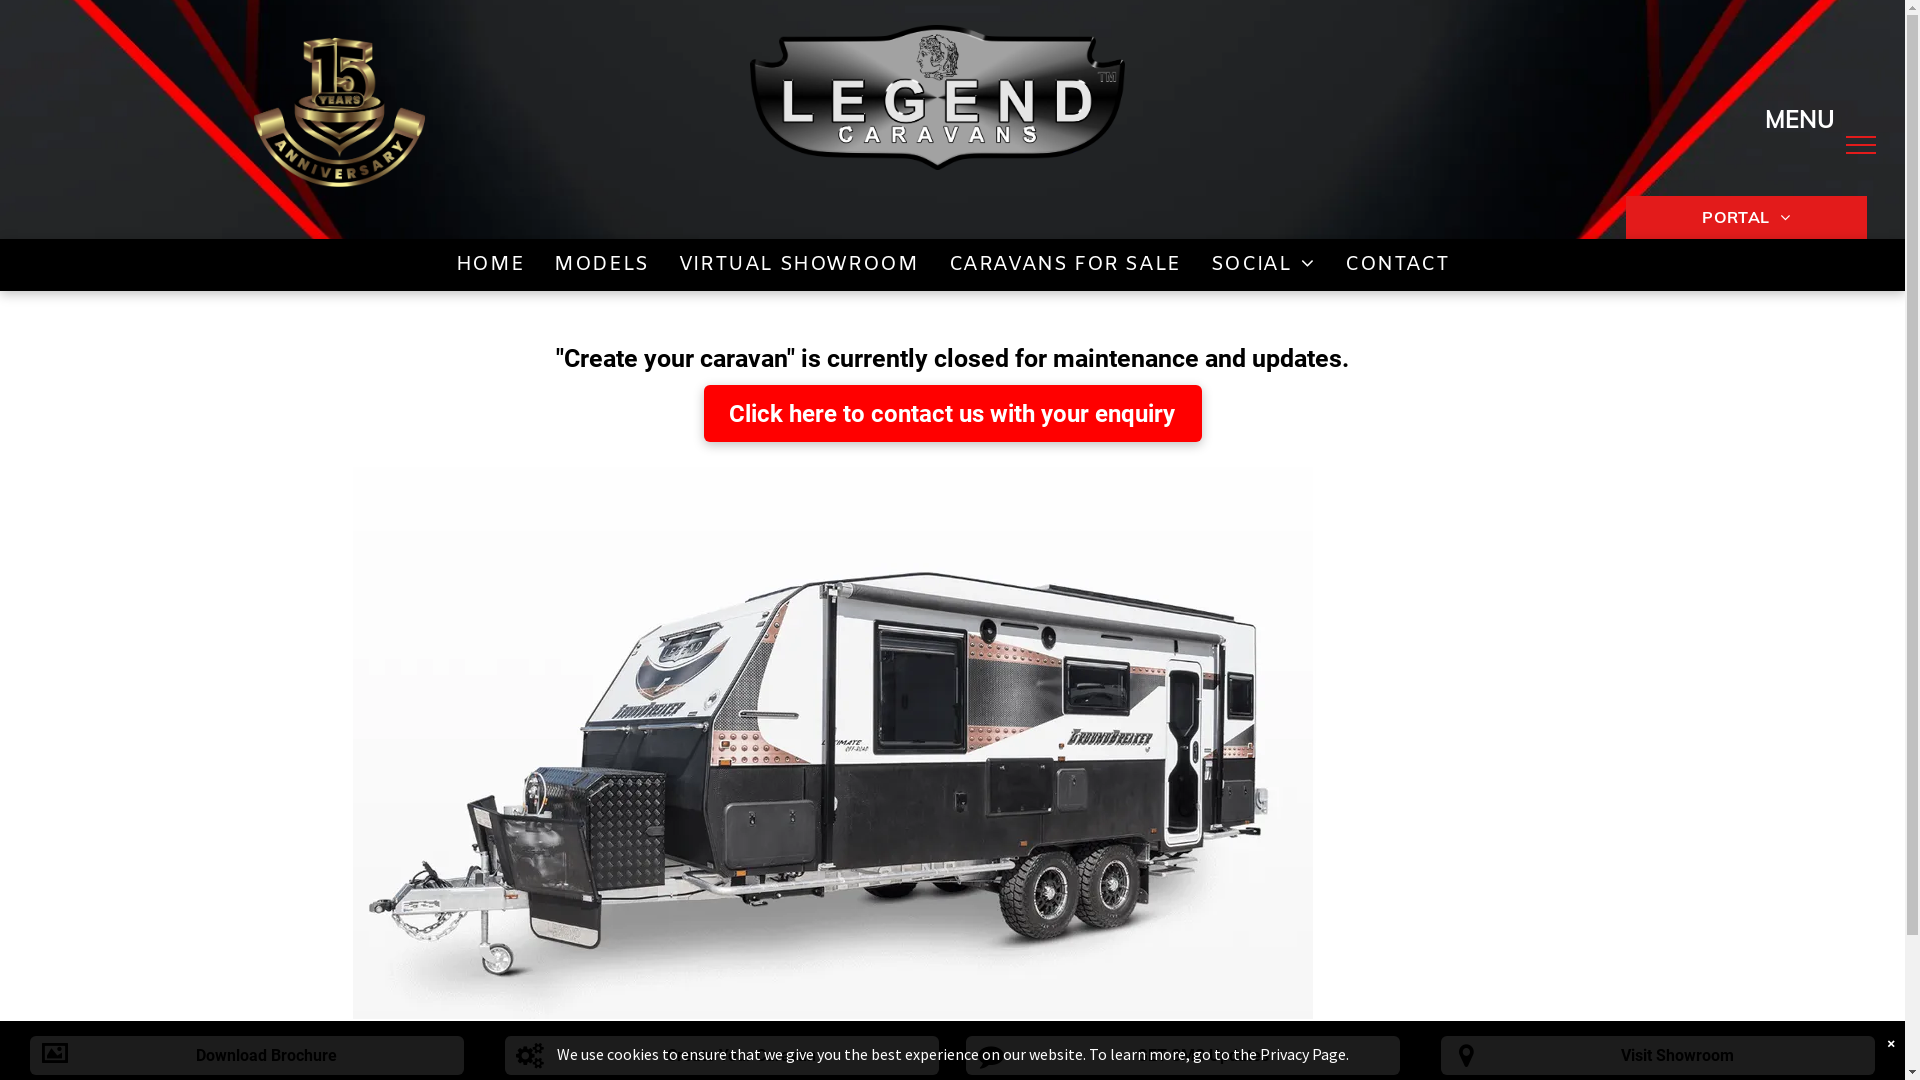 The image size is (1920, 1080). What do you see at coordinates (952, 412) in the screenshot?
I see `'Click here to contact us with your enquiry'` at bounding box center [952, 412].